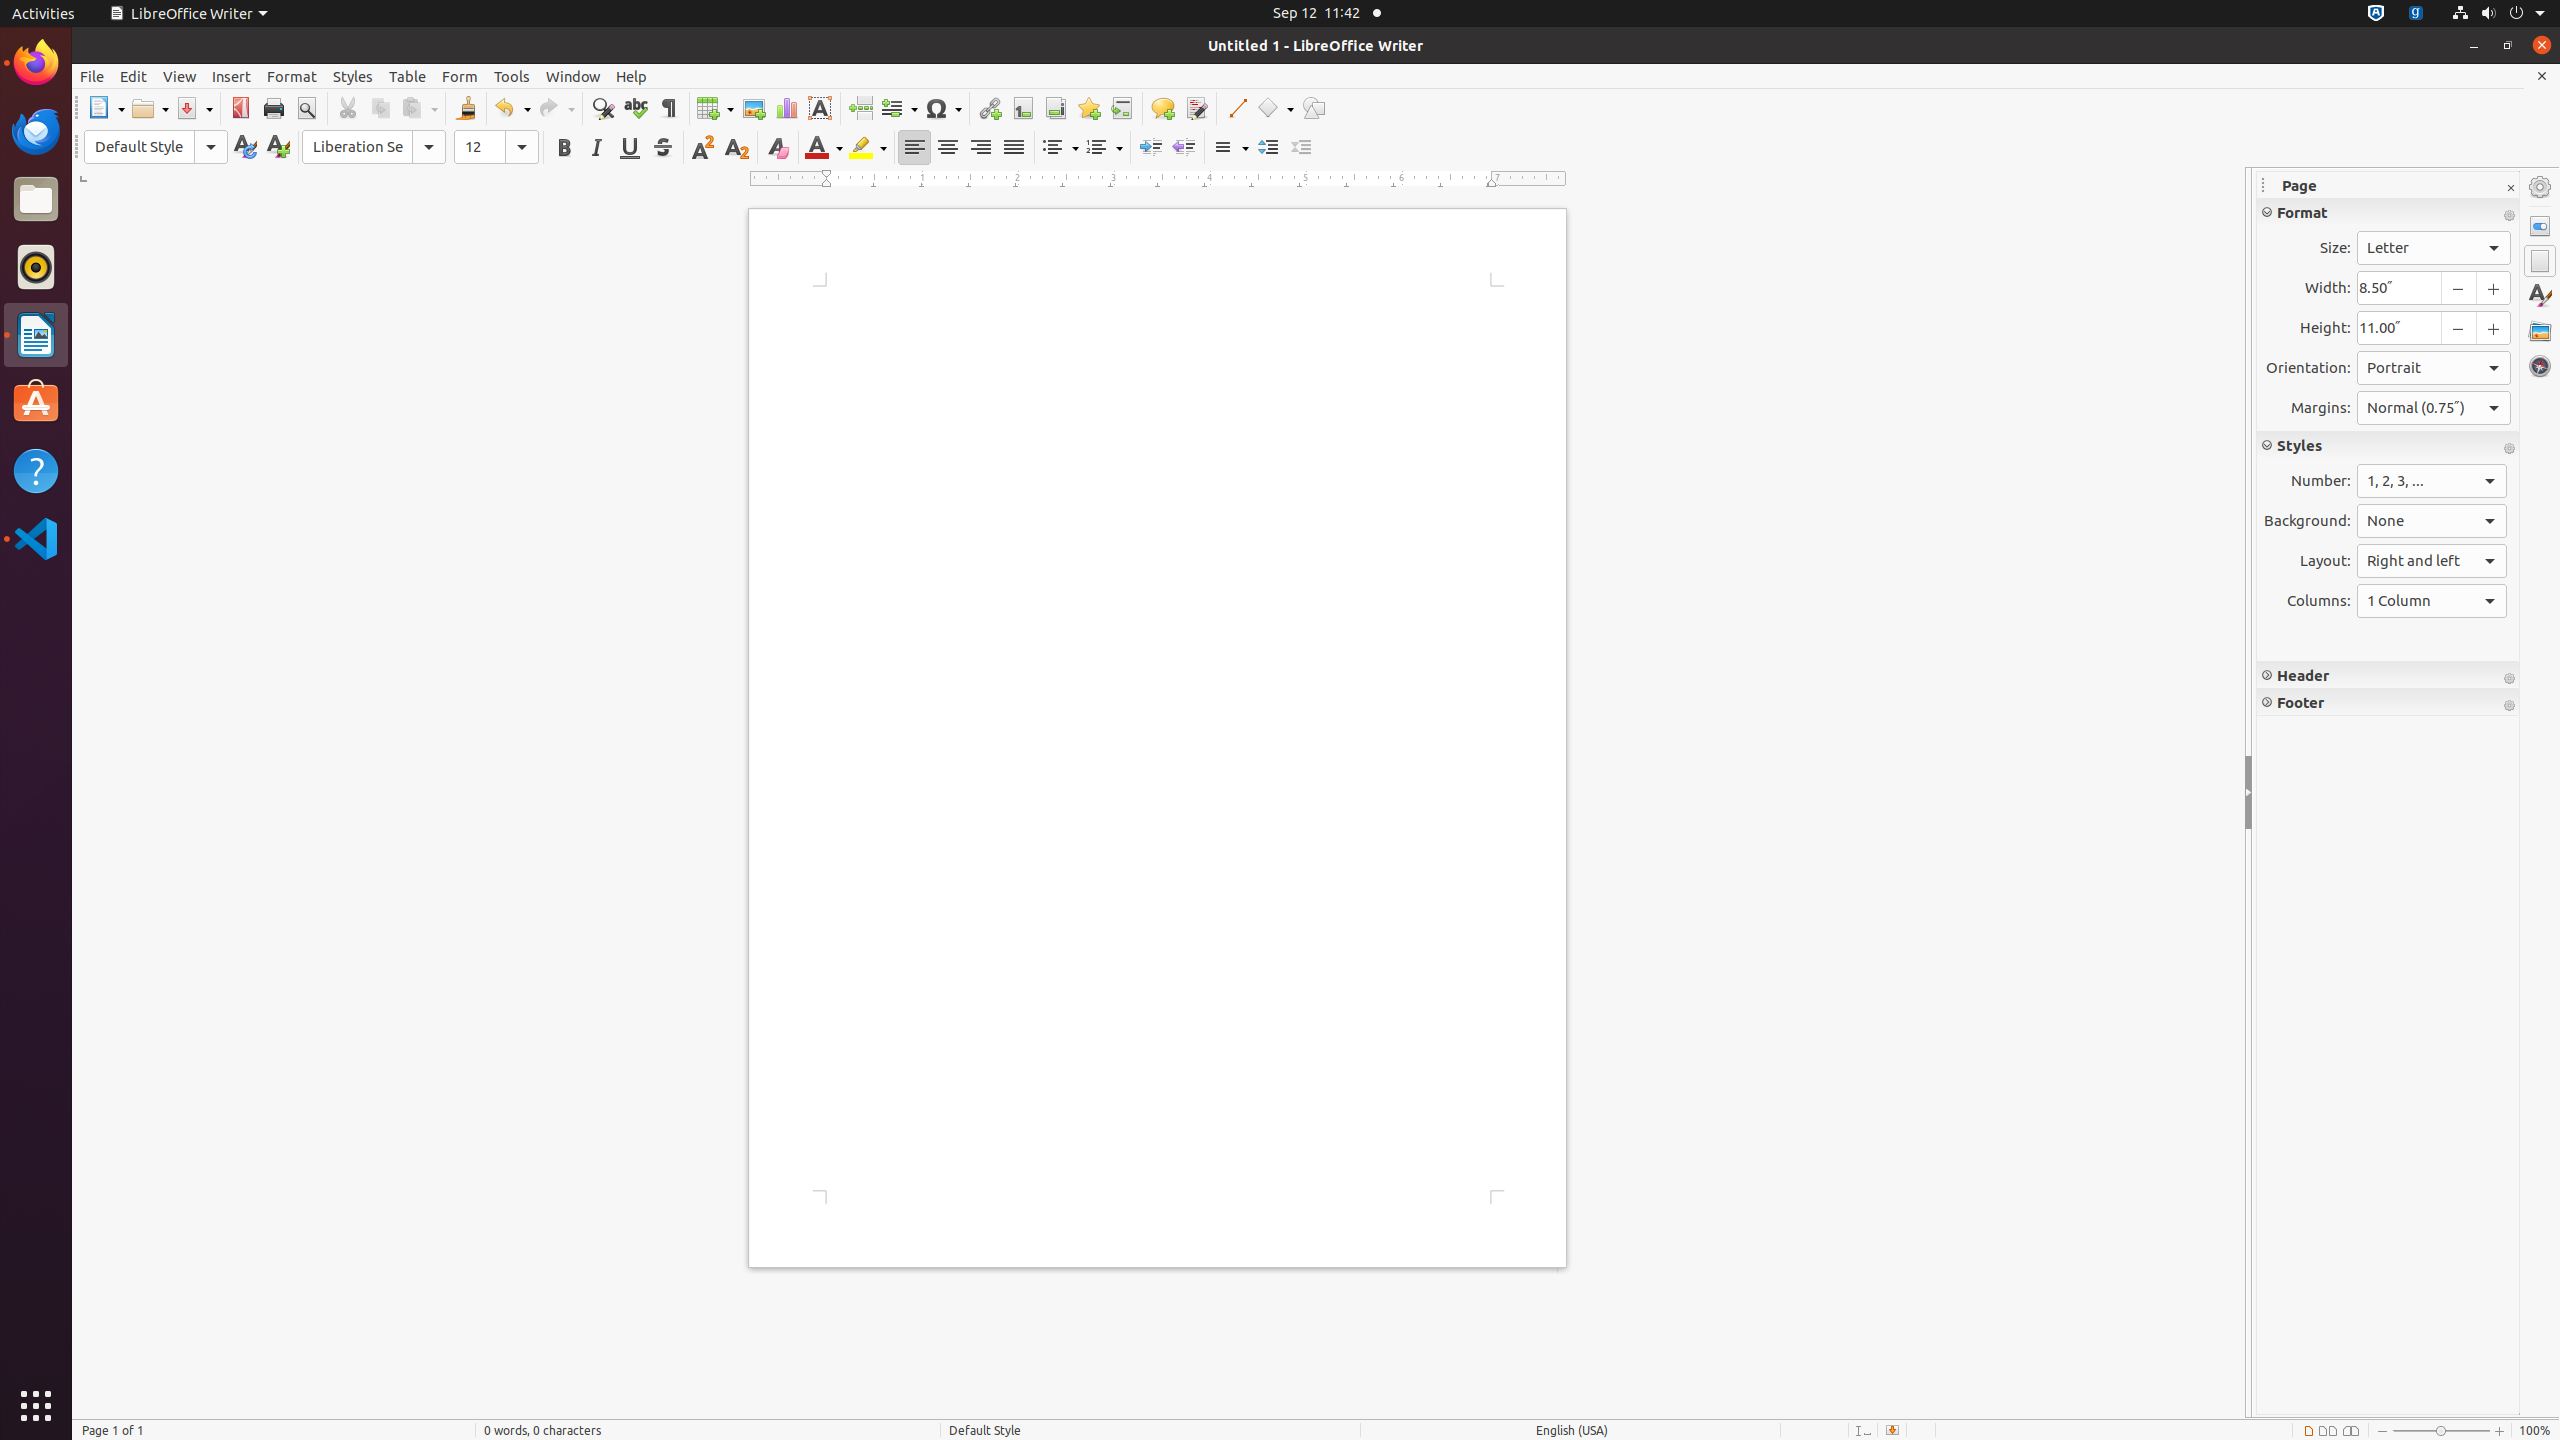 The height and width of the screenshot is (1440, 2560). I want to click on 'Formatting Marks', so click(668, 107).